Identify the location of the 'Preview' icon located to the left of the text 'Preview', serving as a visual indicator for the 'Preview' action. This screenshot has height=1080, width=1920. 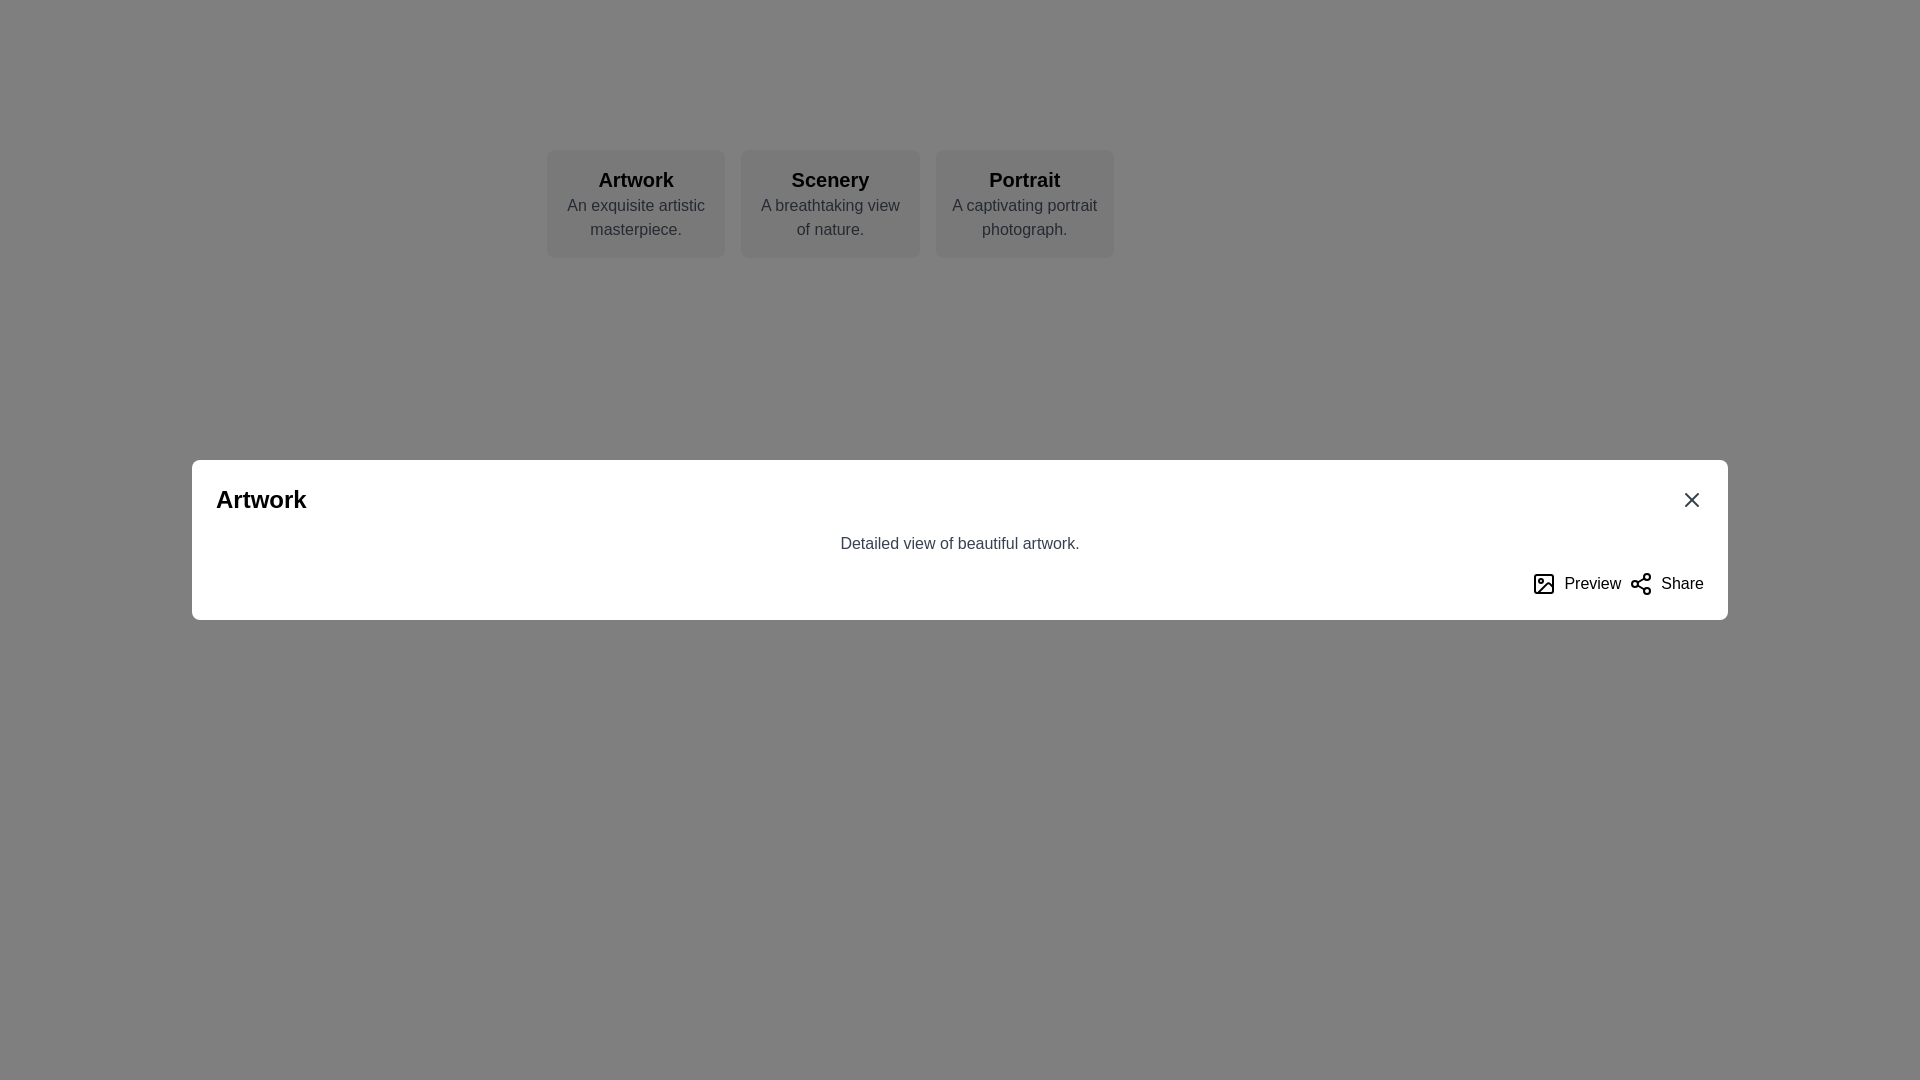
(1543, 583).